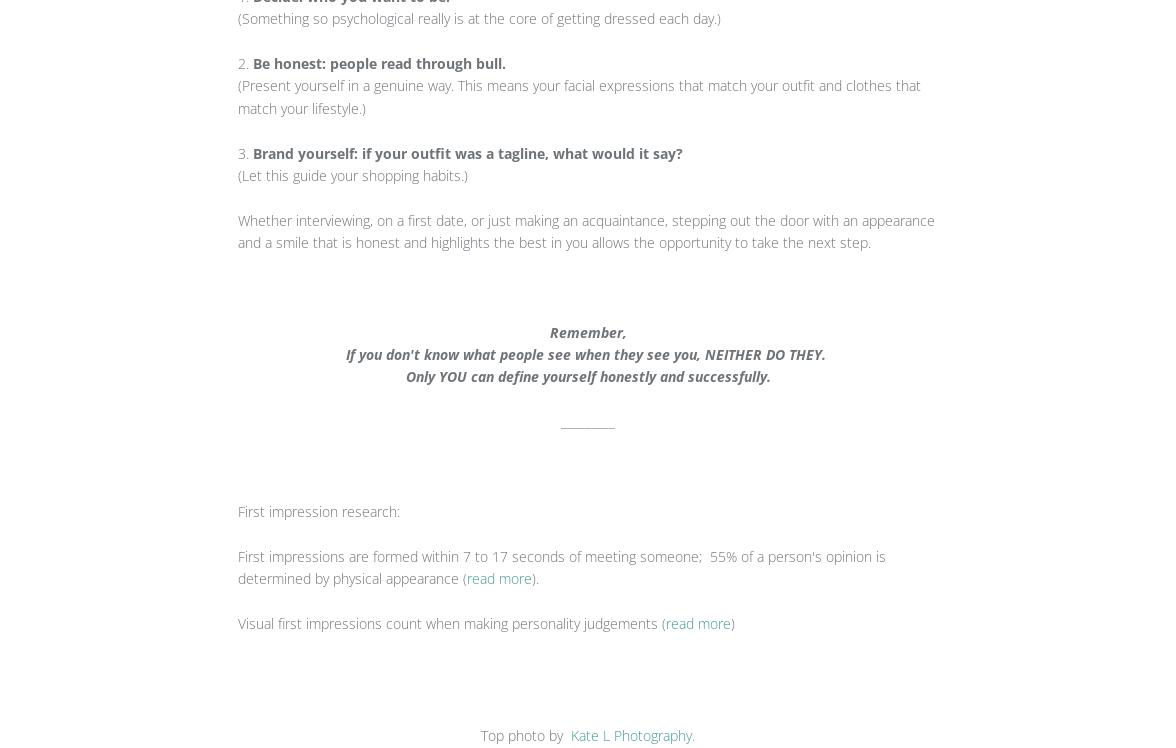  I want to click on 'If you don't know what people see when they see you, NEITHER DO THEY.', so click(588, 353).